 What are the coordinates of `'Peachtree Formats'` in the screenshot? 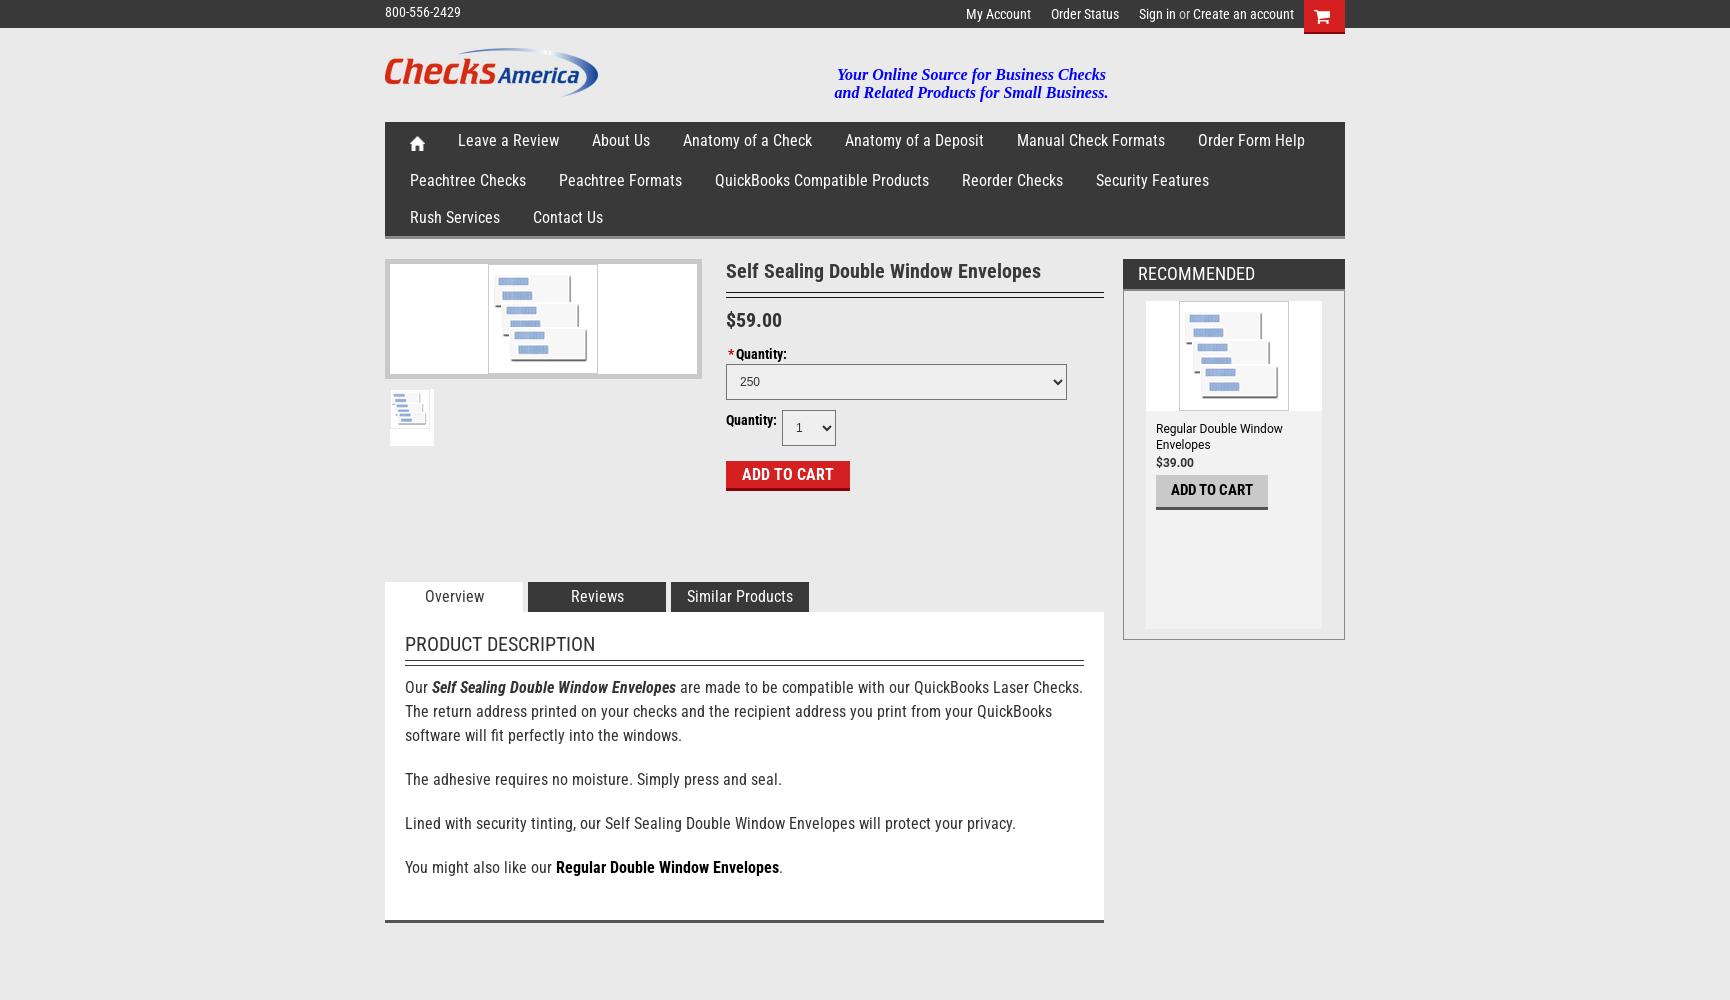 It's located at (557, 180).